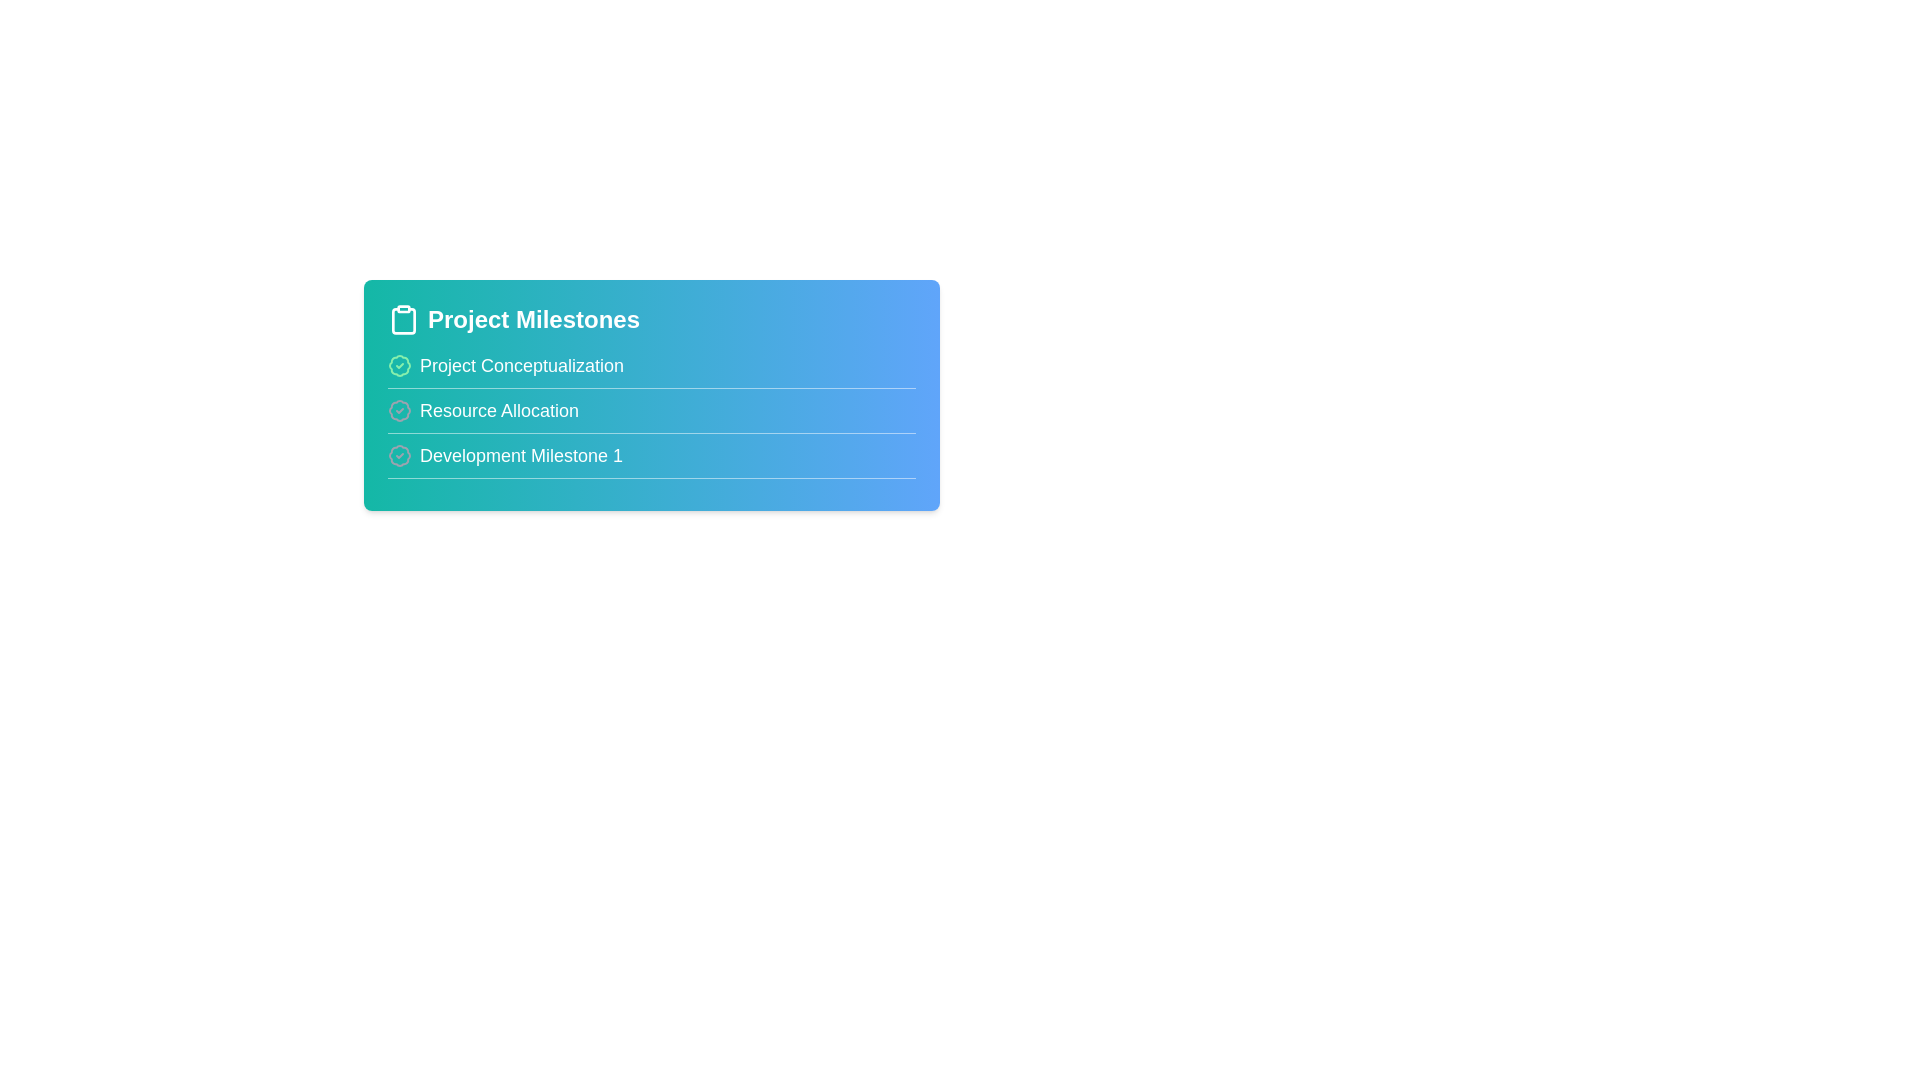 This screenshot has height=1080, width=1920. What do you see at coordinates (521, 455) in the screenshot?
I see `the milestone title Development Milestone 1 to edit it` at bounding box center [521, 455].